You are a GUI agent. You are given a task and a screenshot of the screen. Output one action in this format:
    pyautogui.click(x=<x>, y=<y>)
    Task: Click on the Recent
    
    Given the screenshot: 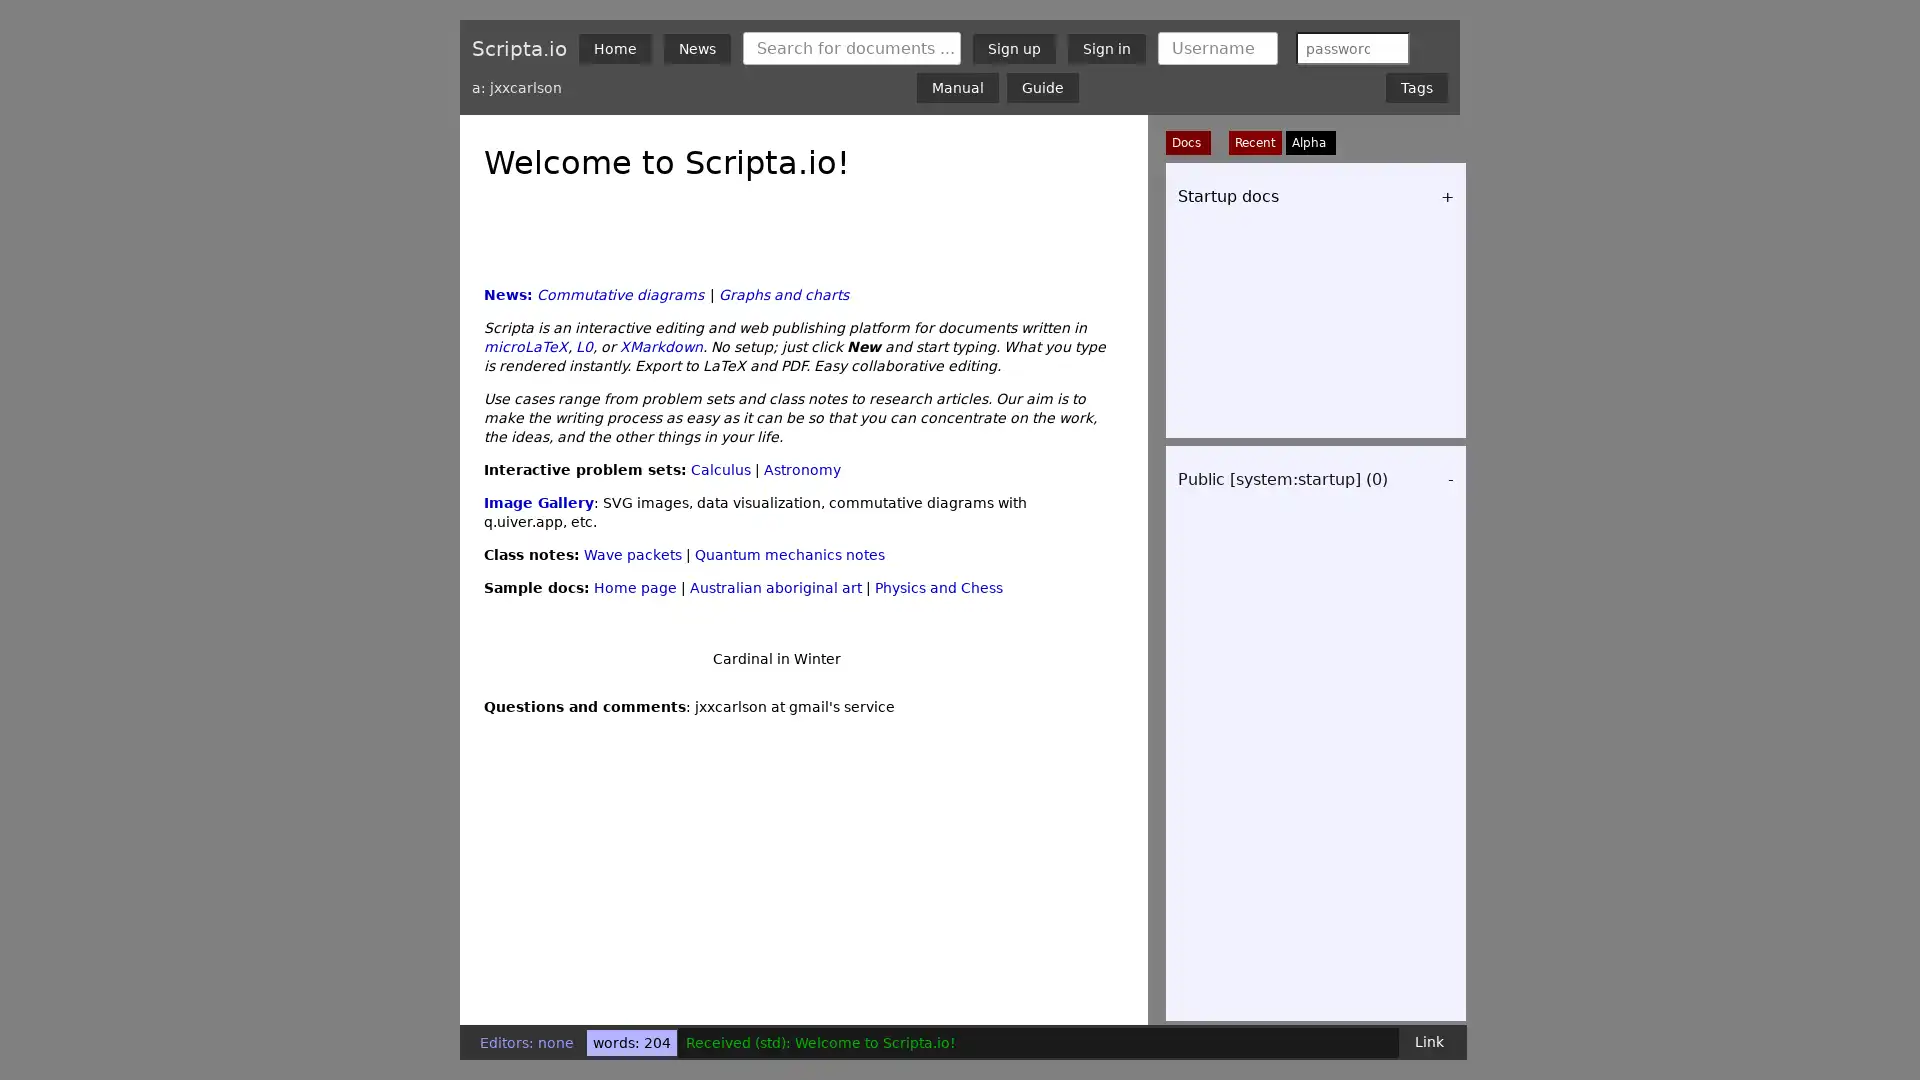 What is the action you would take?
    pyautogui.click(x=1254, y=141)
    